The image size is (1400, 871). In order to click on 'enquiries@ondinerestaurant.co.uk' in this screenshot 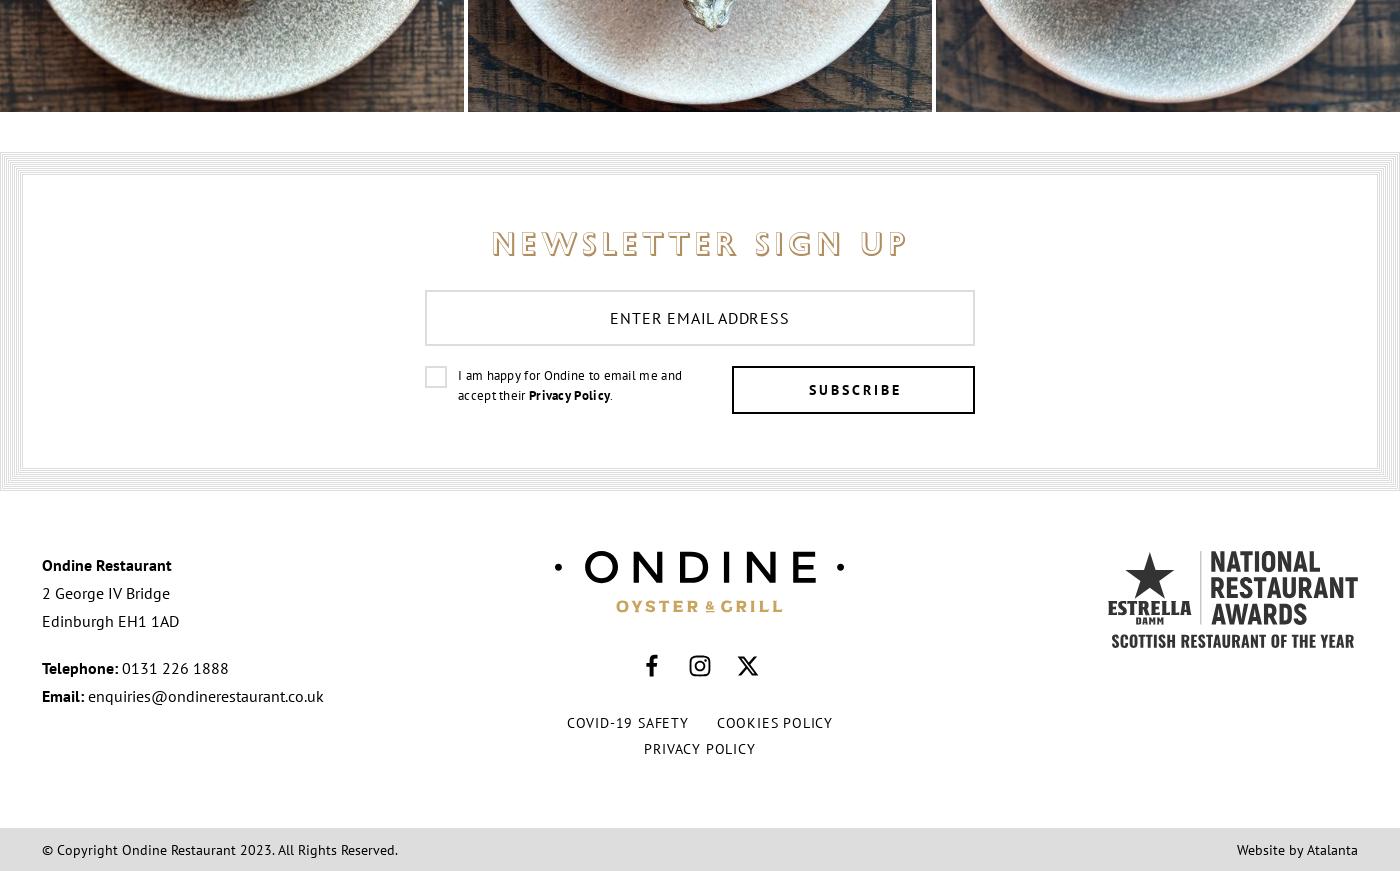, I will do `click(205, 695)`.